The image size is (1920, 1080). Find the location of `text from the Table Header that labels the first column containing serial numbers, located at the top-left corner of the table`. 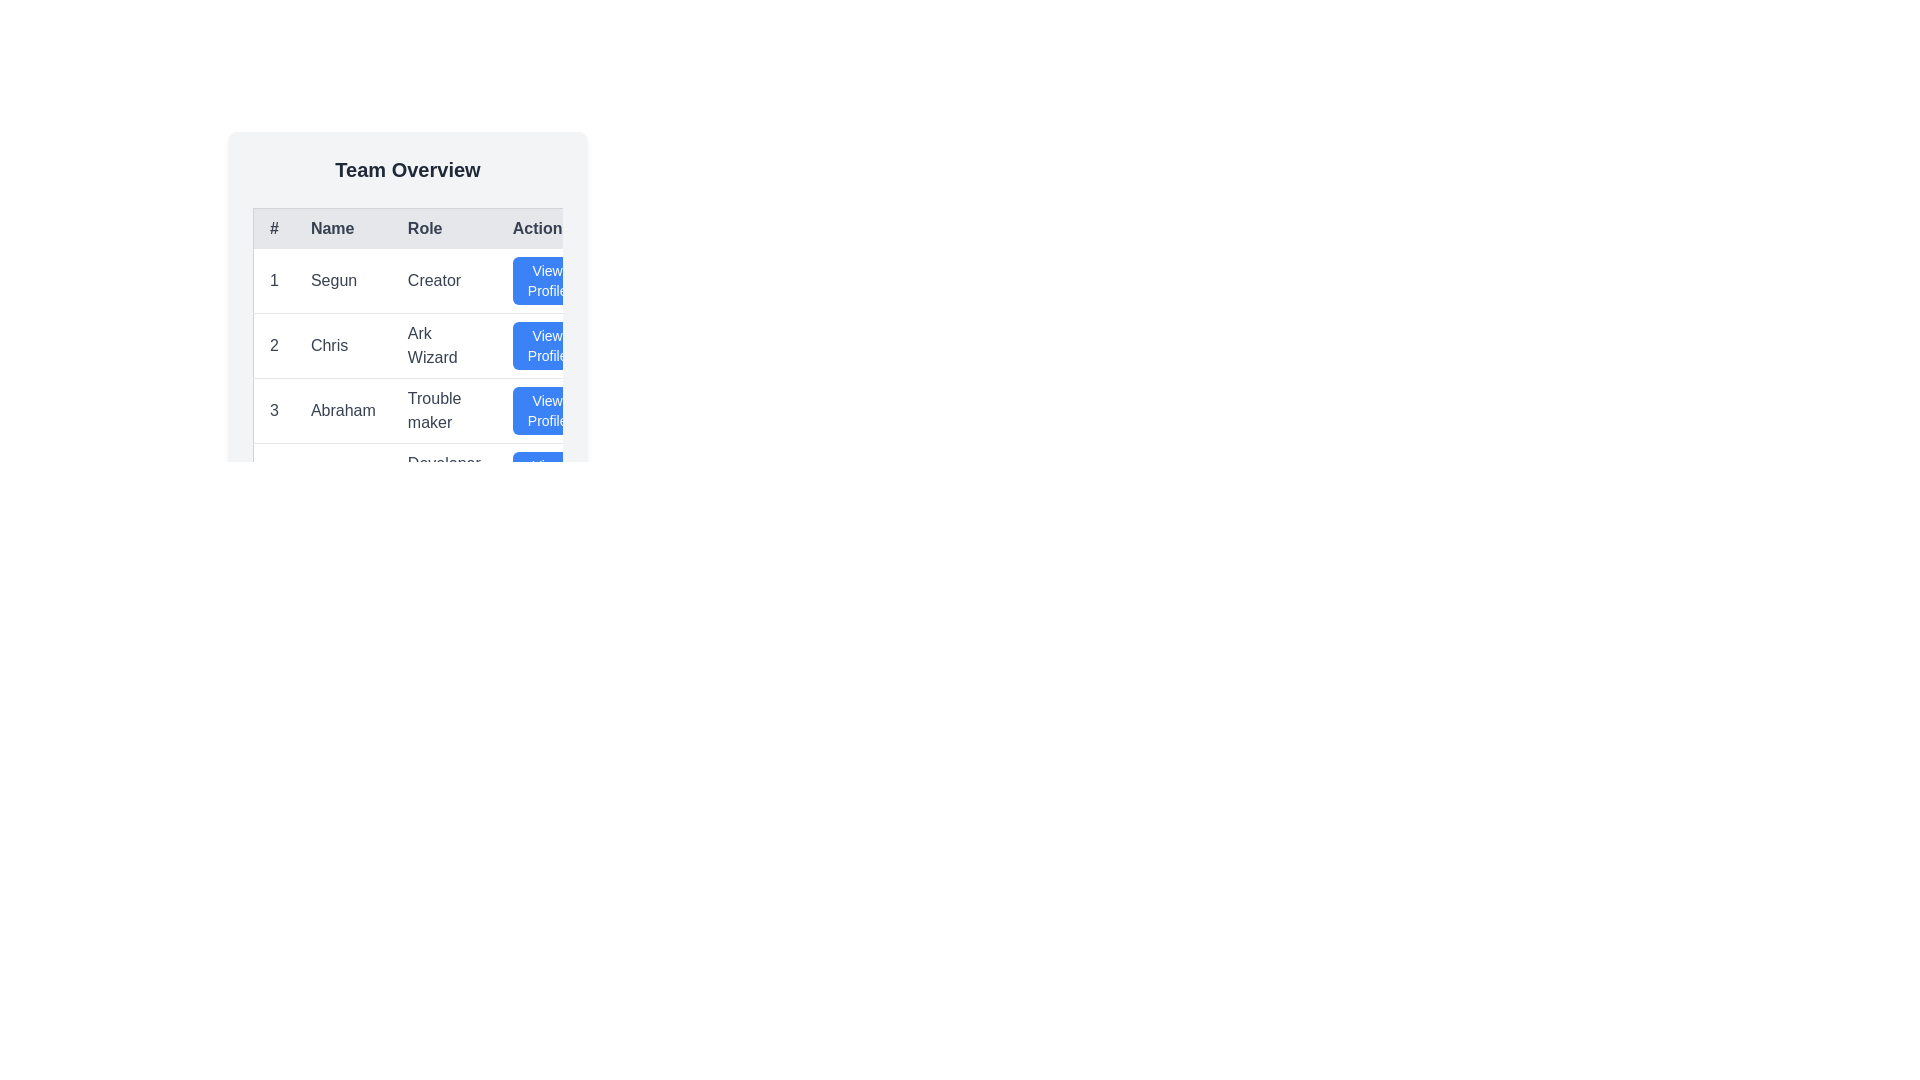

text from the Table Header that labels the first column containing serial numbers, located at the top-left corner of the table is located at coordinates (273, 227).